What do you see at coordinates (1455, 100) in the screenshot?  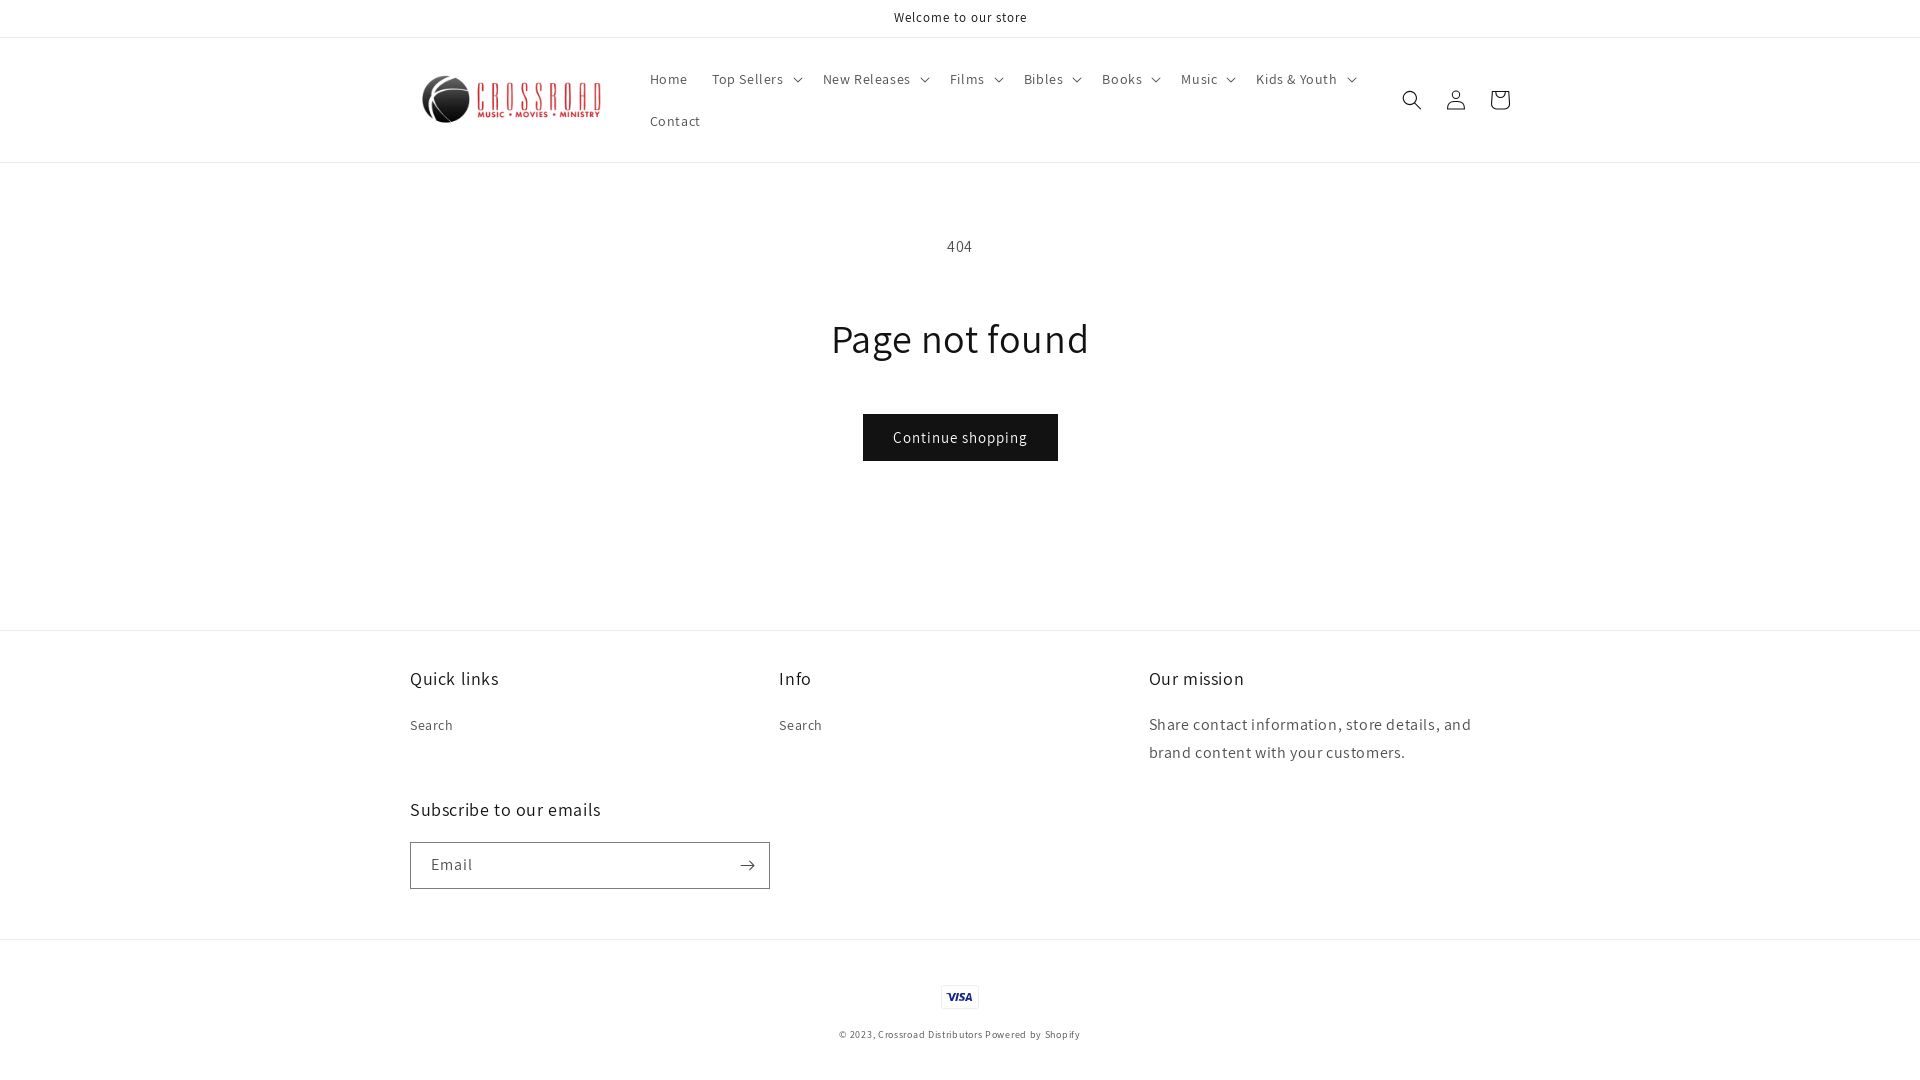 I see `'Log in'` at bounding box center [1455, 100].